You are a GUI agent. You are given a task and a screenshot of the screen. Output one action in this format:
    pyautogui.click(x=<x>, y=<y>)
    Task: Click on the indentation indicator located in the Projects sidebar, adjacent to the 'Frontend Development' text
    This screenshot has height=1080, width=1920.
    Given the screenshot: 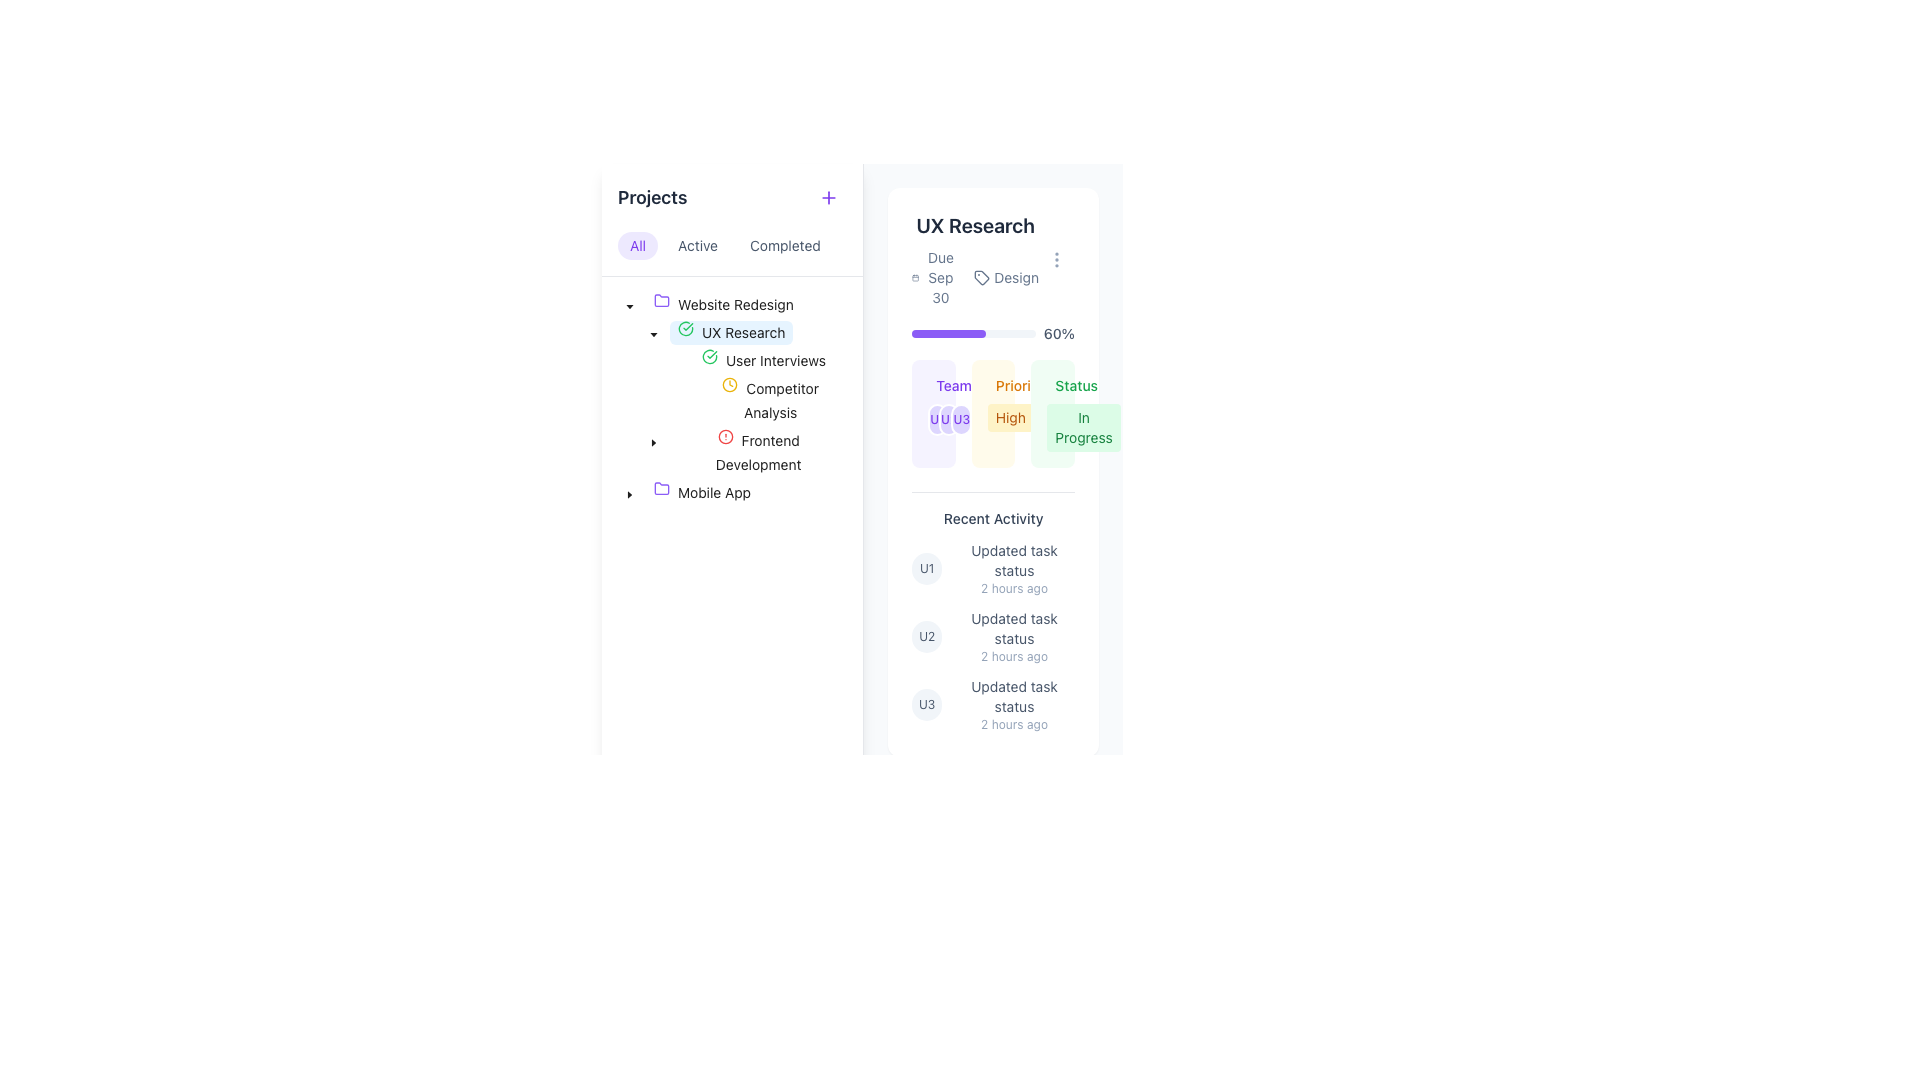 What is the action you would take?
    pyautogui.click(x=628, y=452)
    